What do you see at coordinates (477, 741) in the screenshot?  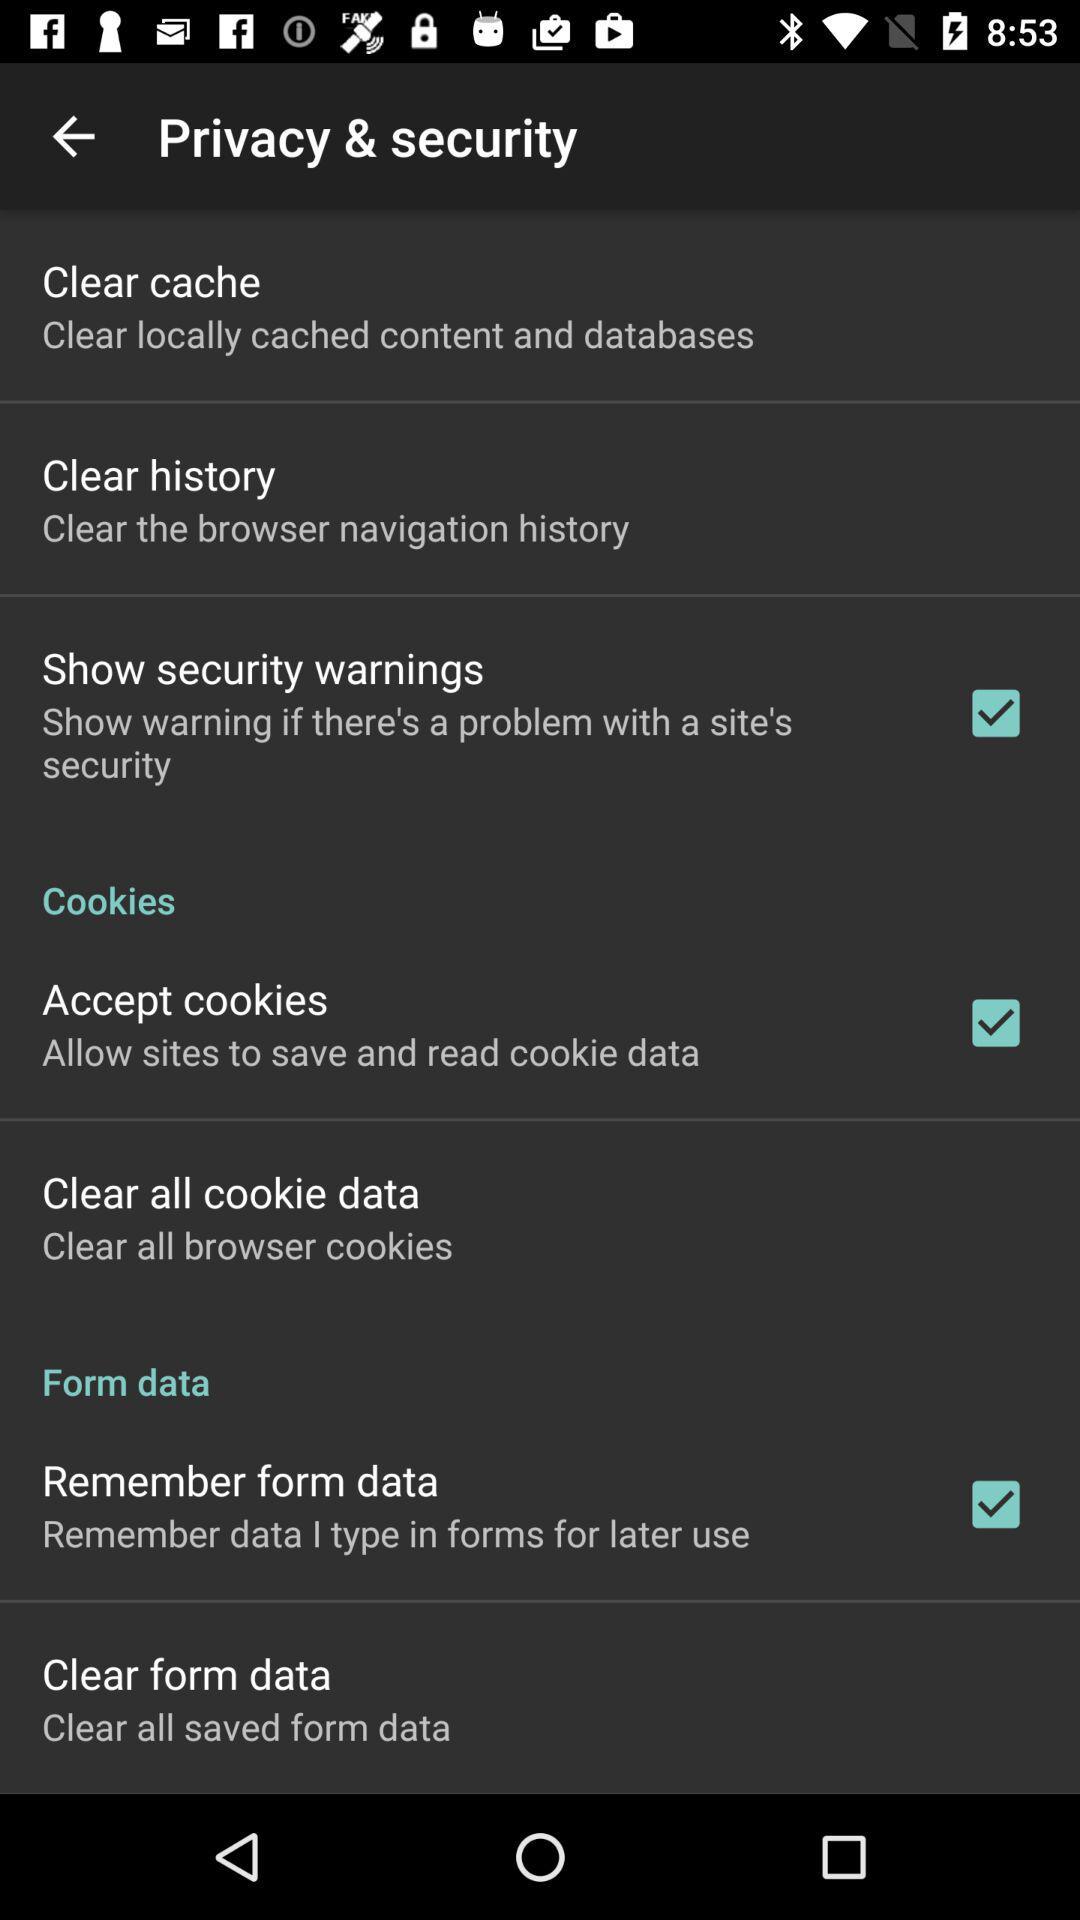 I see `item below the show security warnings item` at bounding box center [477, 741].